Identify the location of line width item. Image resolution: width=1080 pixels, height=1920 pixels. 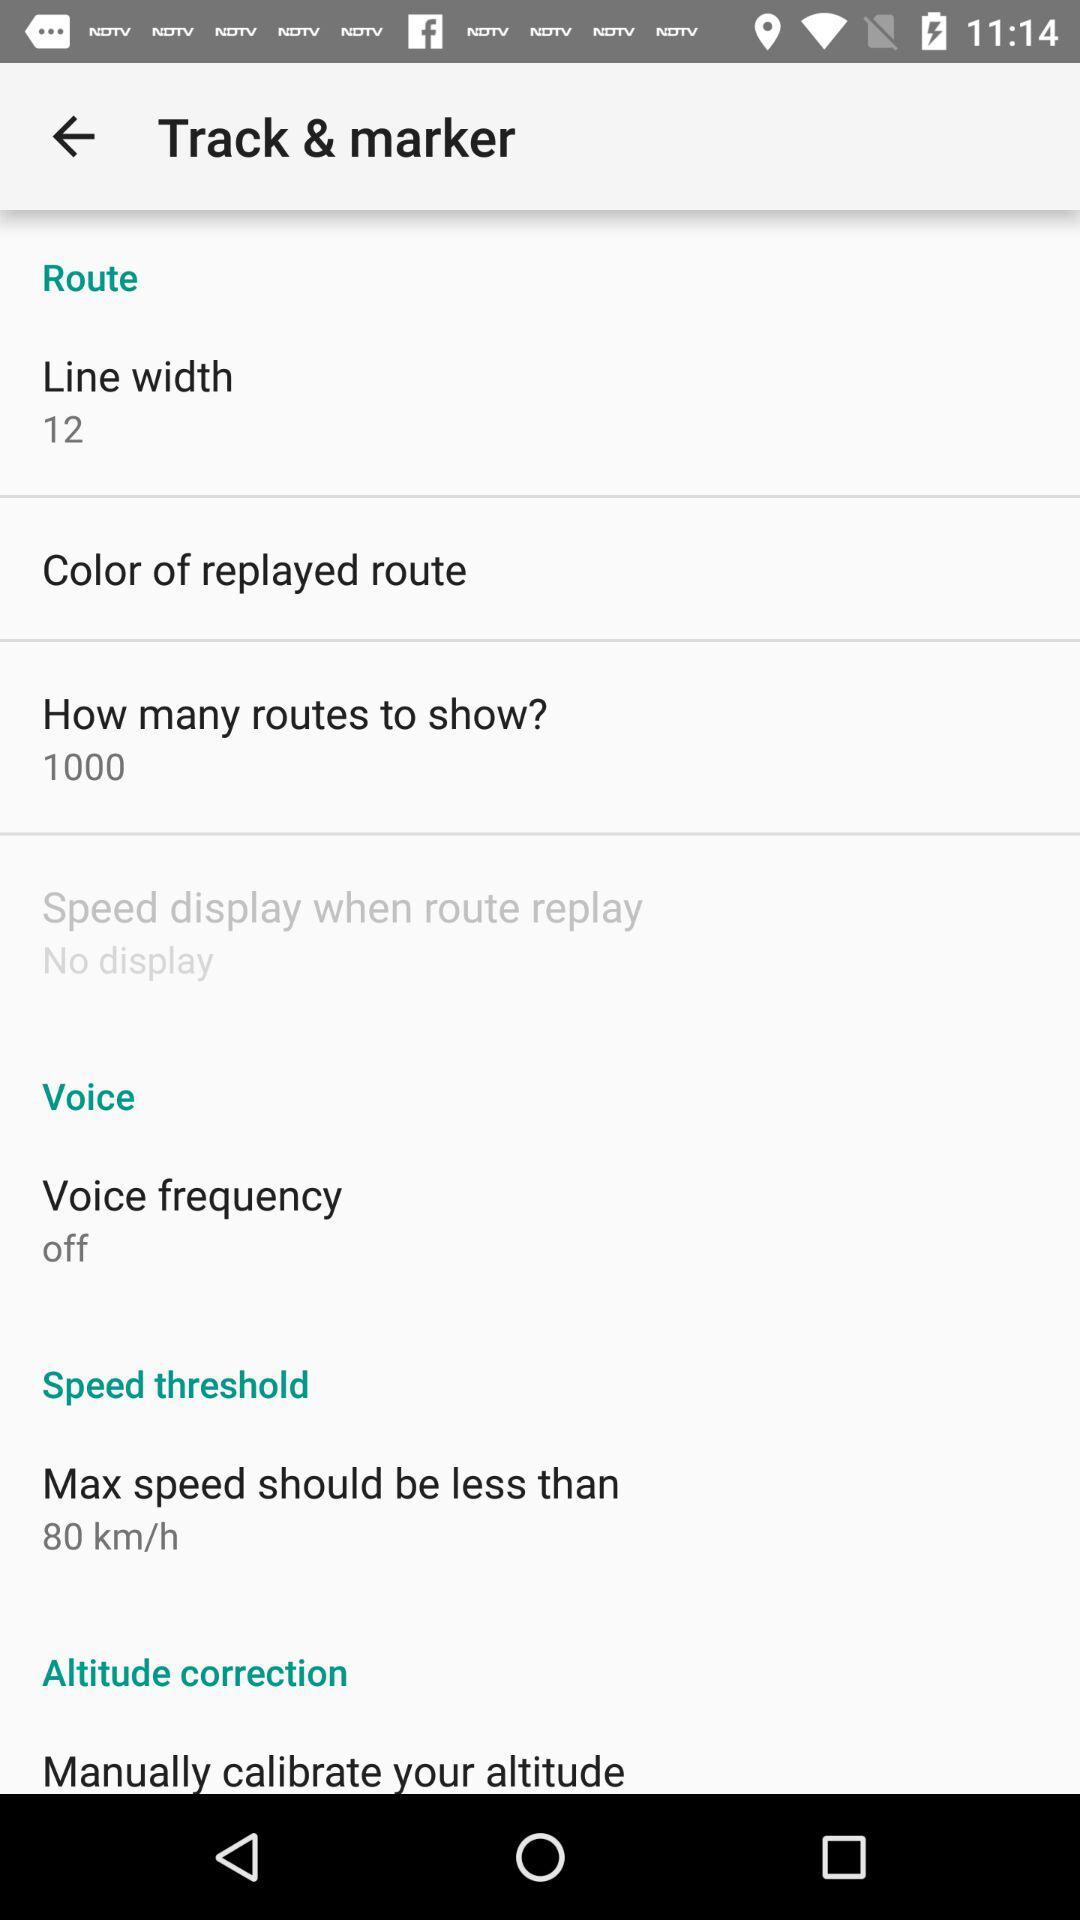
(137, 374).